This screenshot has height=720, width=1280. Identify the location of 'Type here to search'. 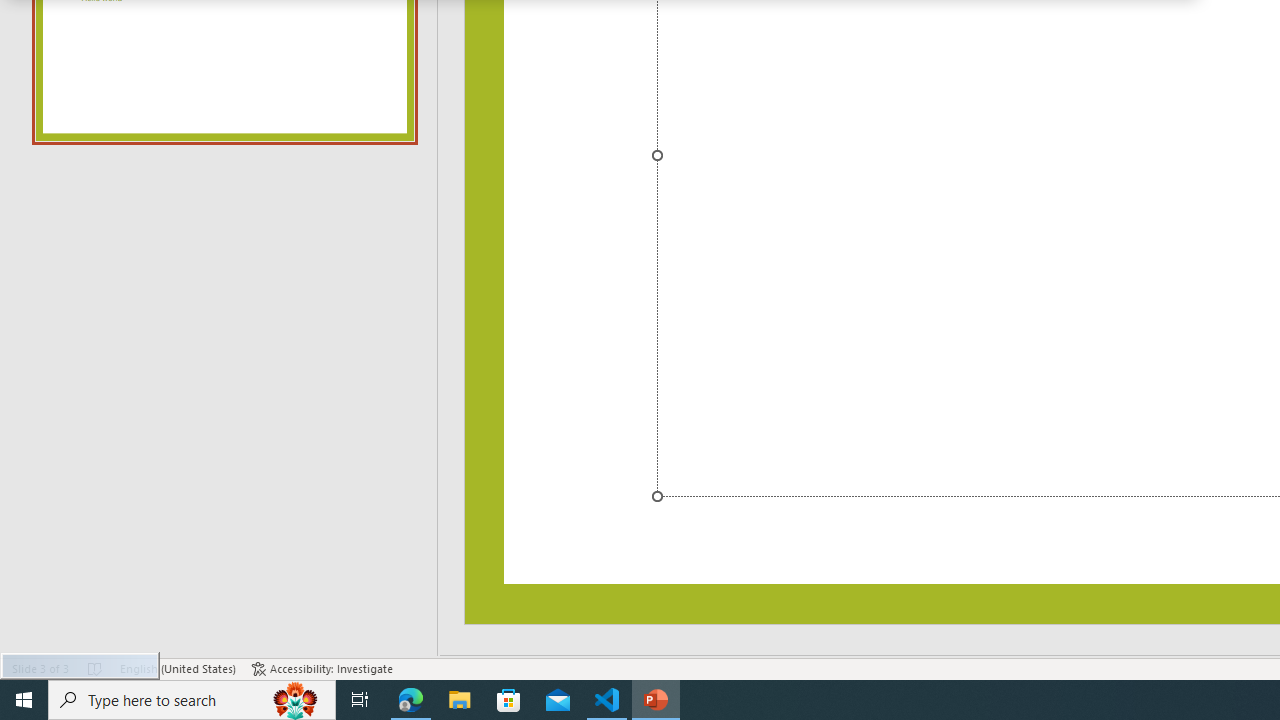
(192, 698).